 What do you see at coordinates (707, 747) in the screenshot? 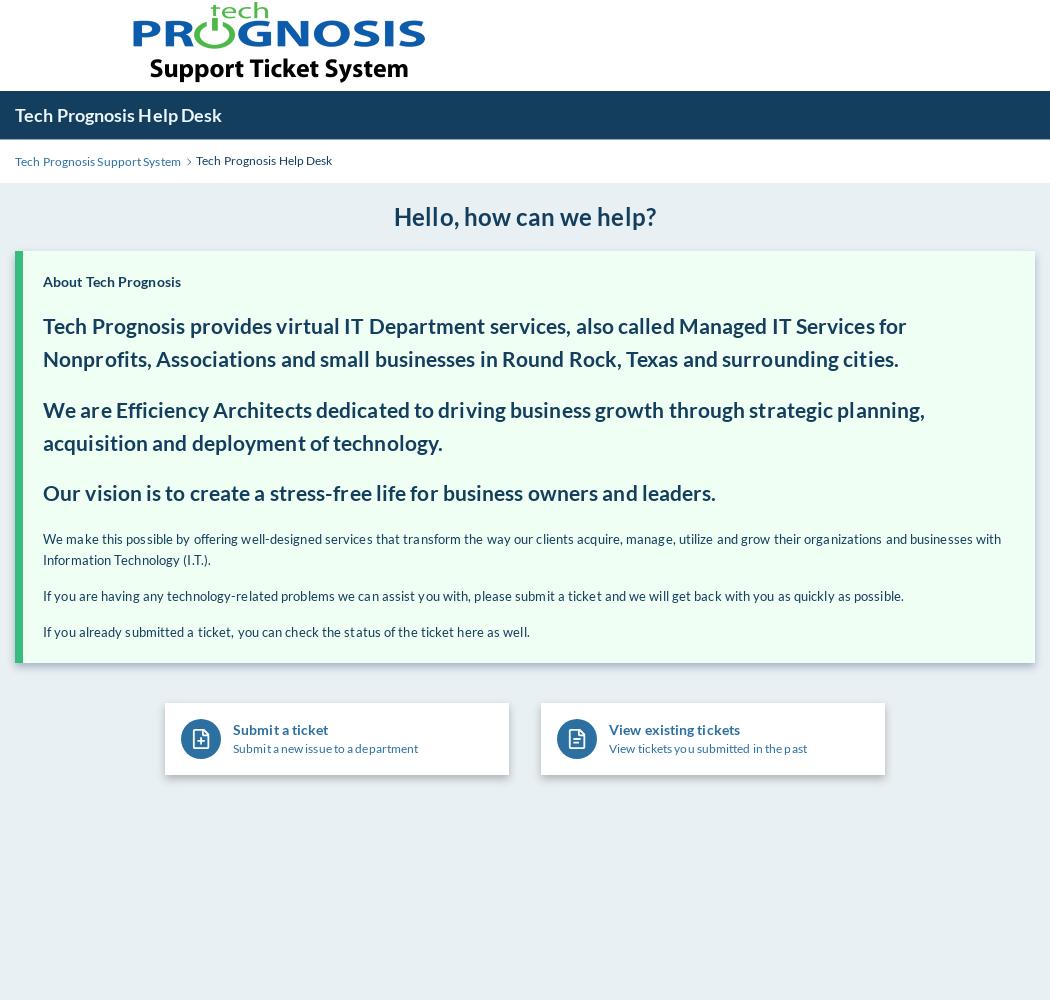
I see `'View tickets you submitted in the past'` at bounding box center [707, 747].